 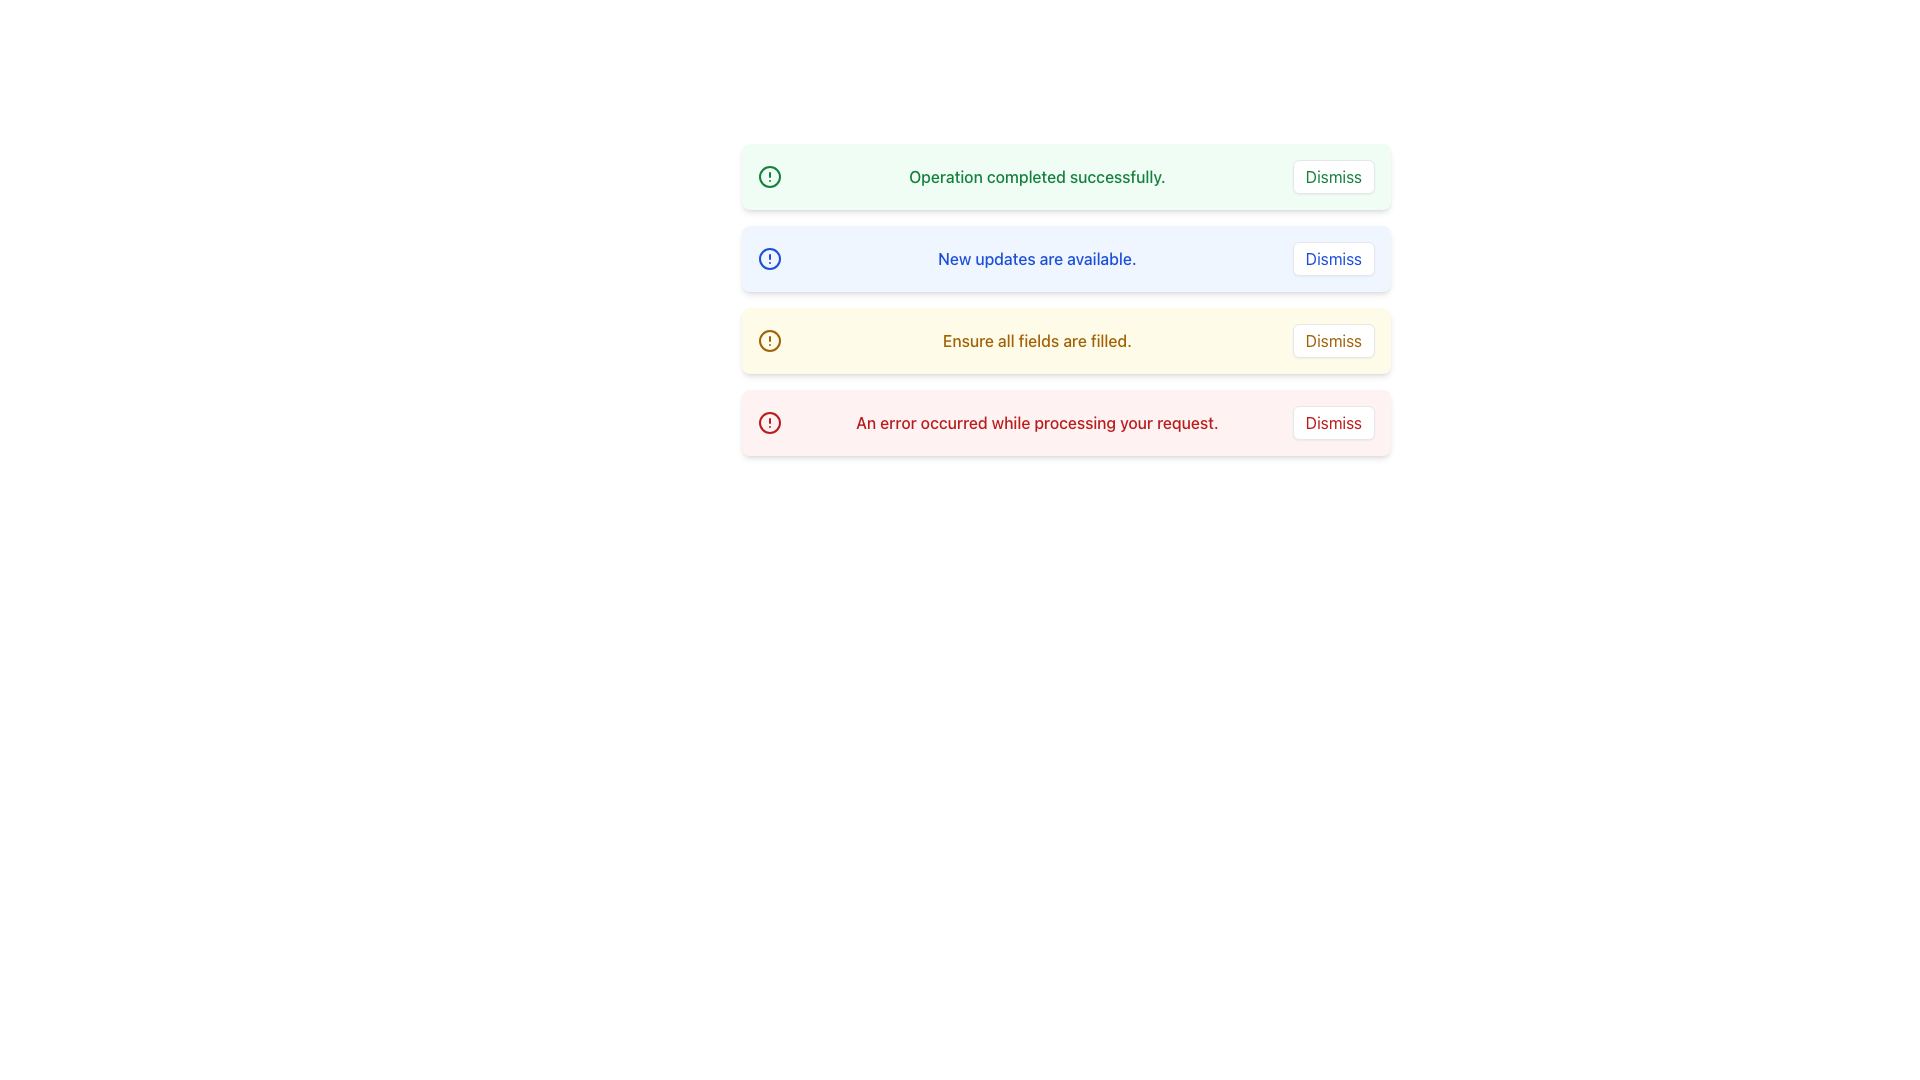 I want to click on the central circular SVG element in the light blue notification bar that indicates new updates are available, so click(x=768, y=257).